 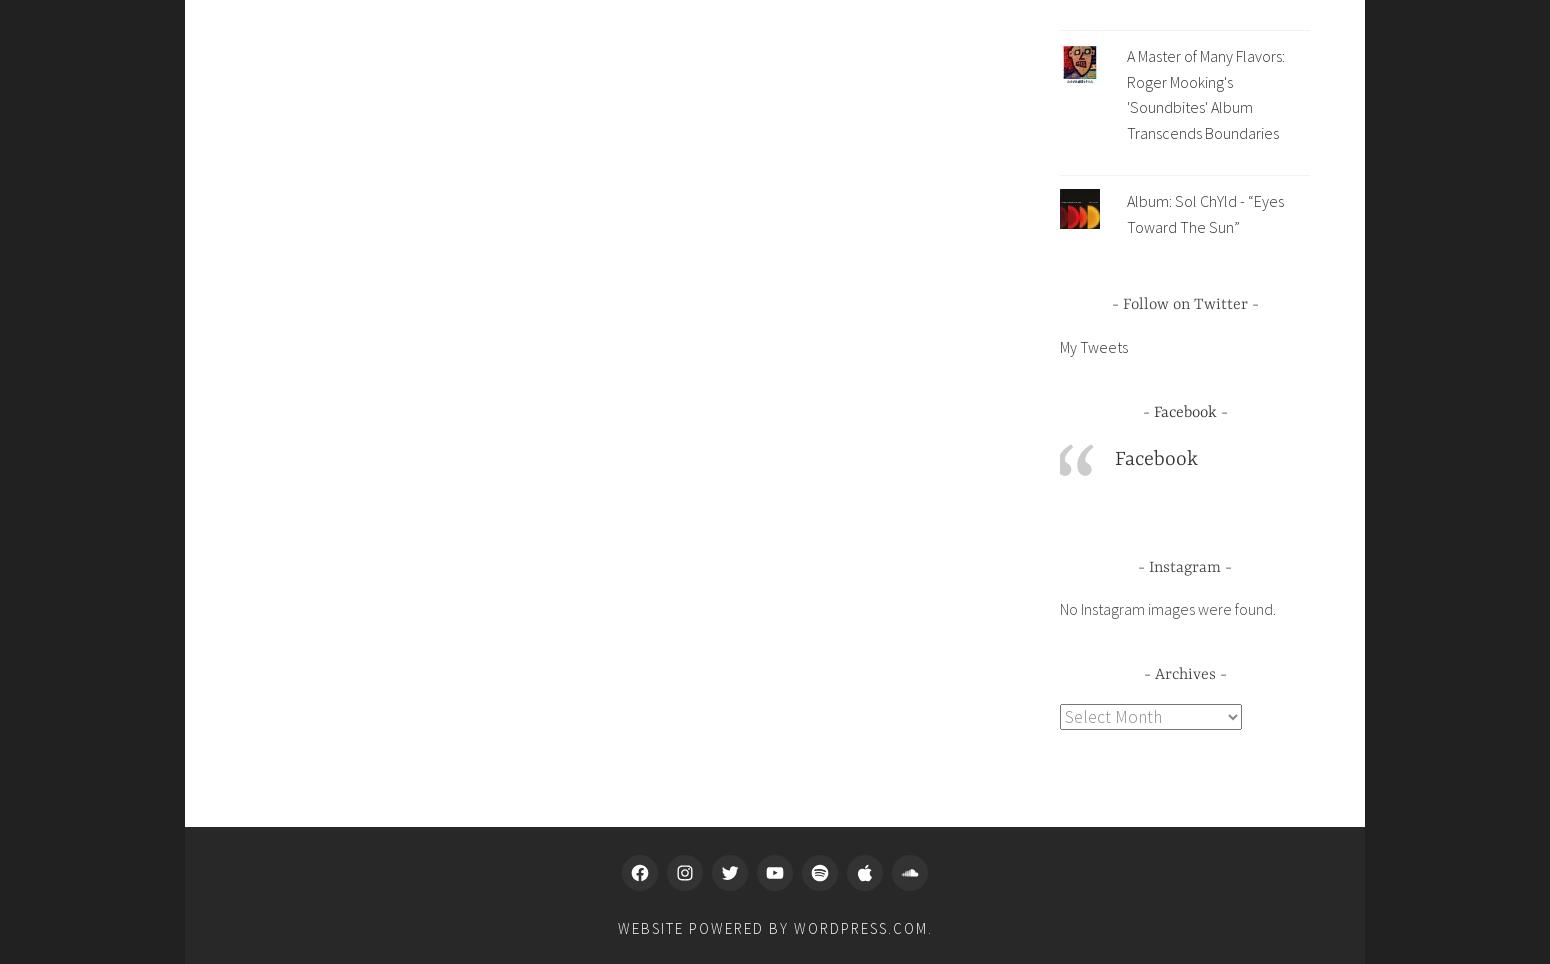 What do you see at coordinates (927, 929) in the screenshot?
I see `'.'` at bounding box center [927, 929].